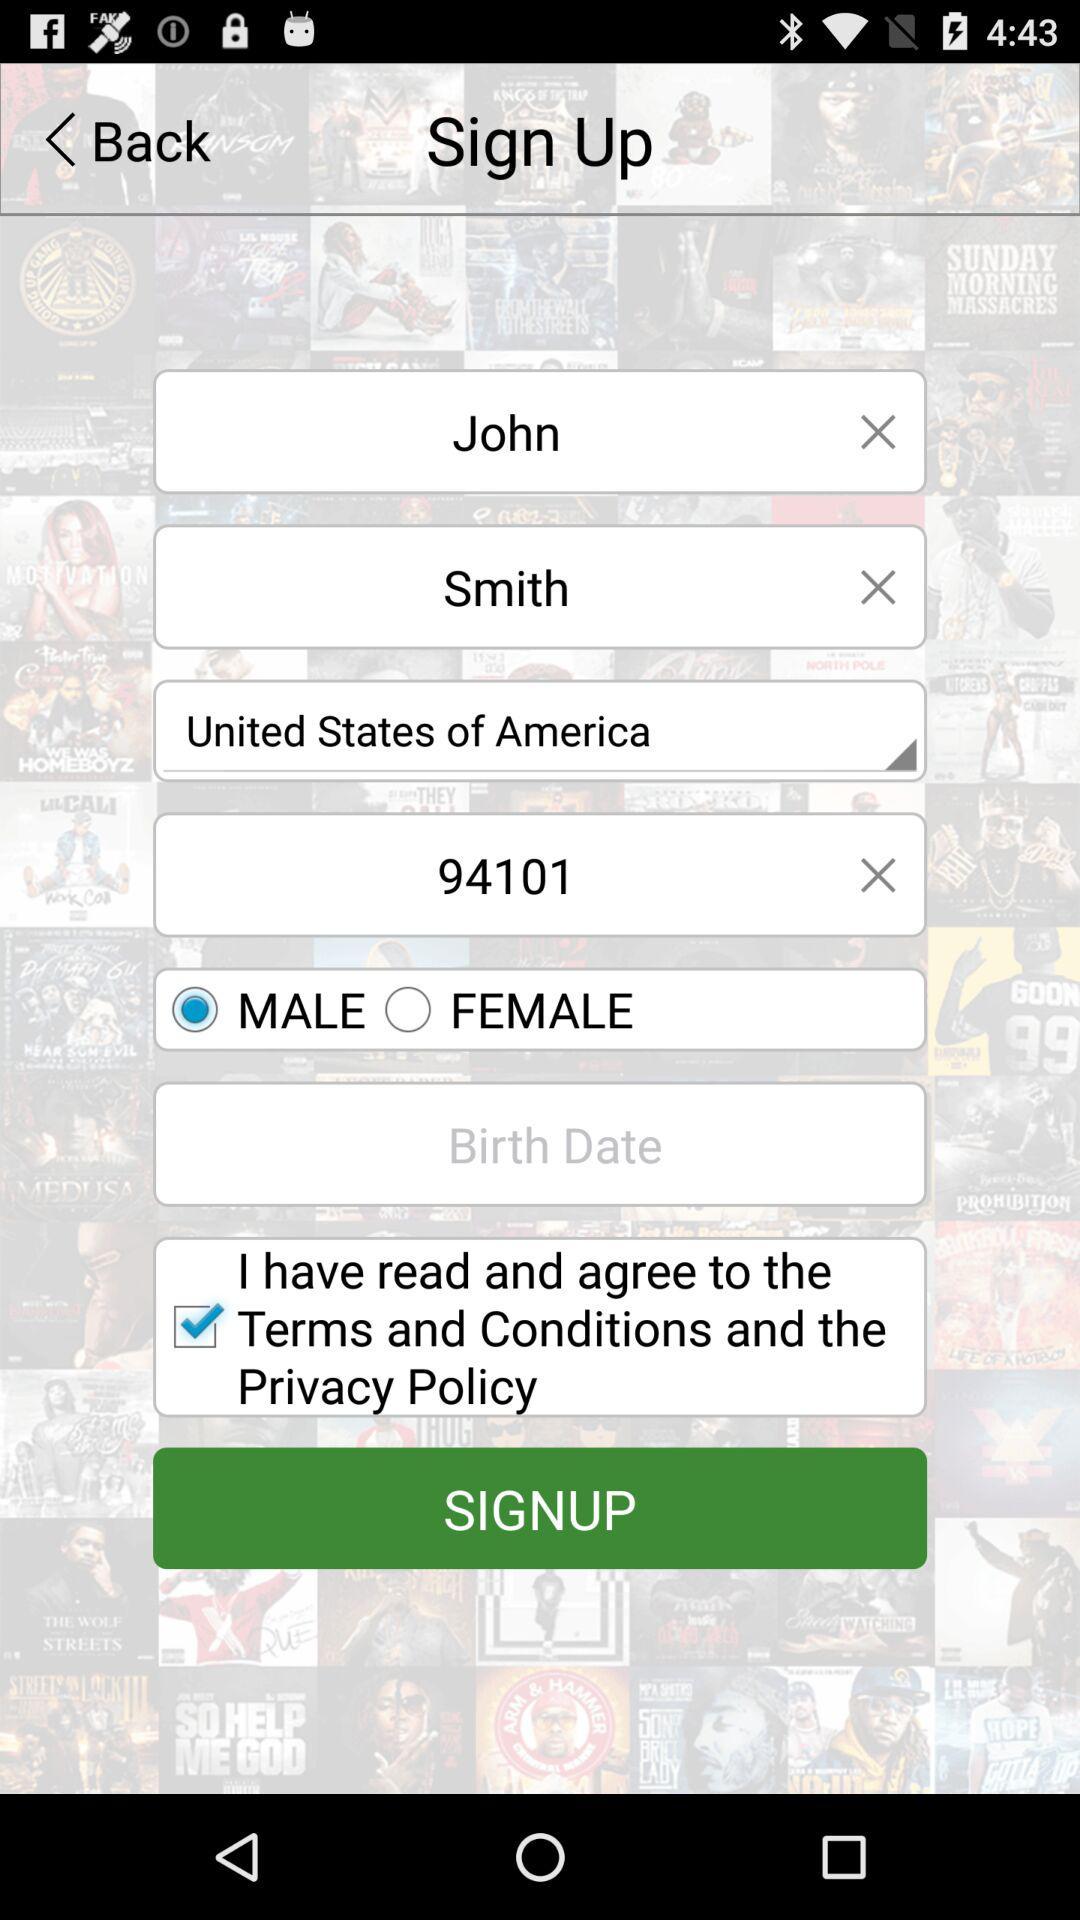 Image resolution: width=1080 pixels, height=1920 pixels. What do you see at coordinates (491, 430) in the screenshot?
I see `text box in which the text is john` at bounding box center [491, 430].